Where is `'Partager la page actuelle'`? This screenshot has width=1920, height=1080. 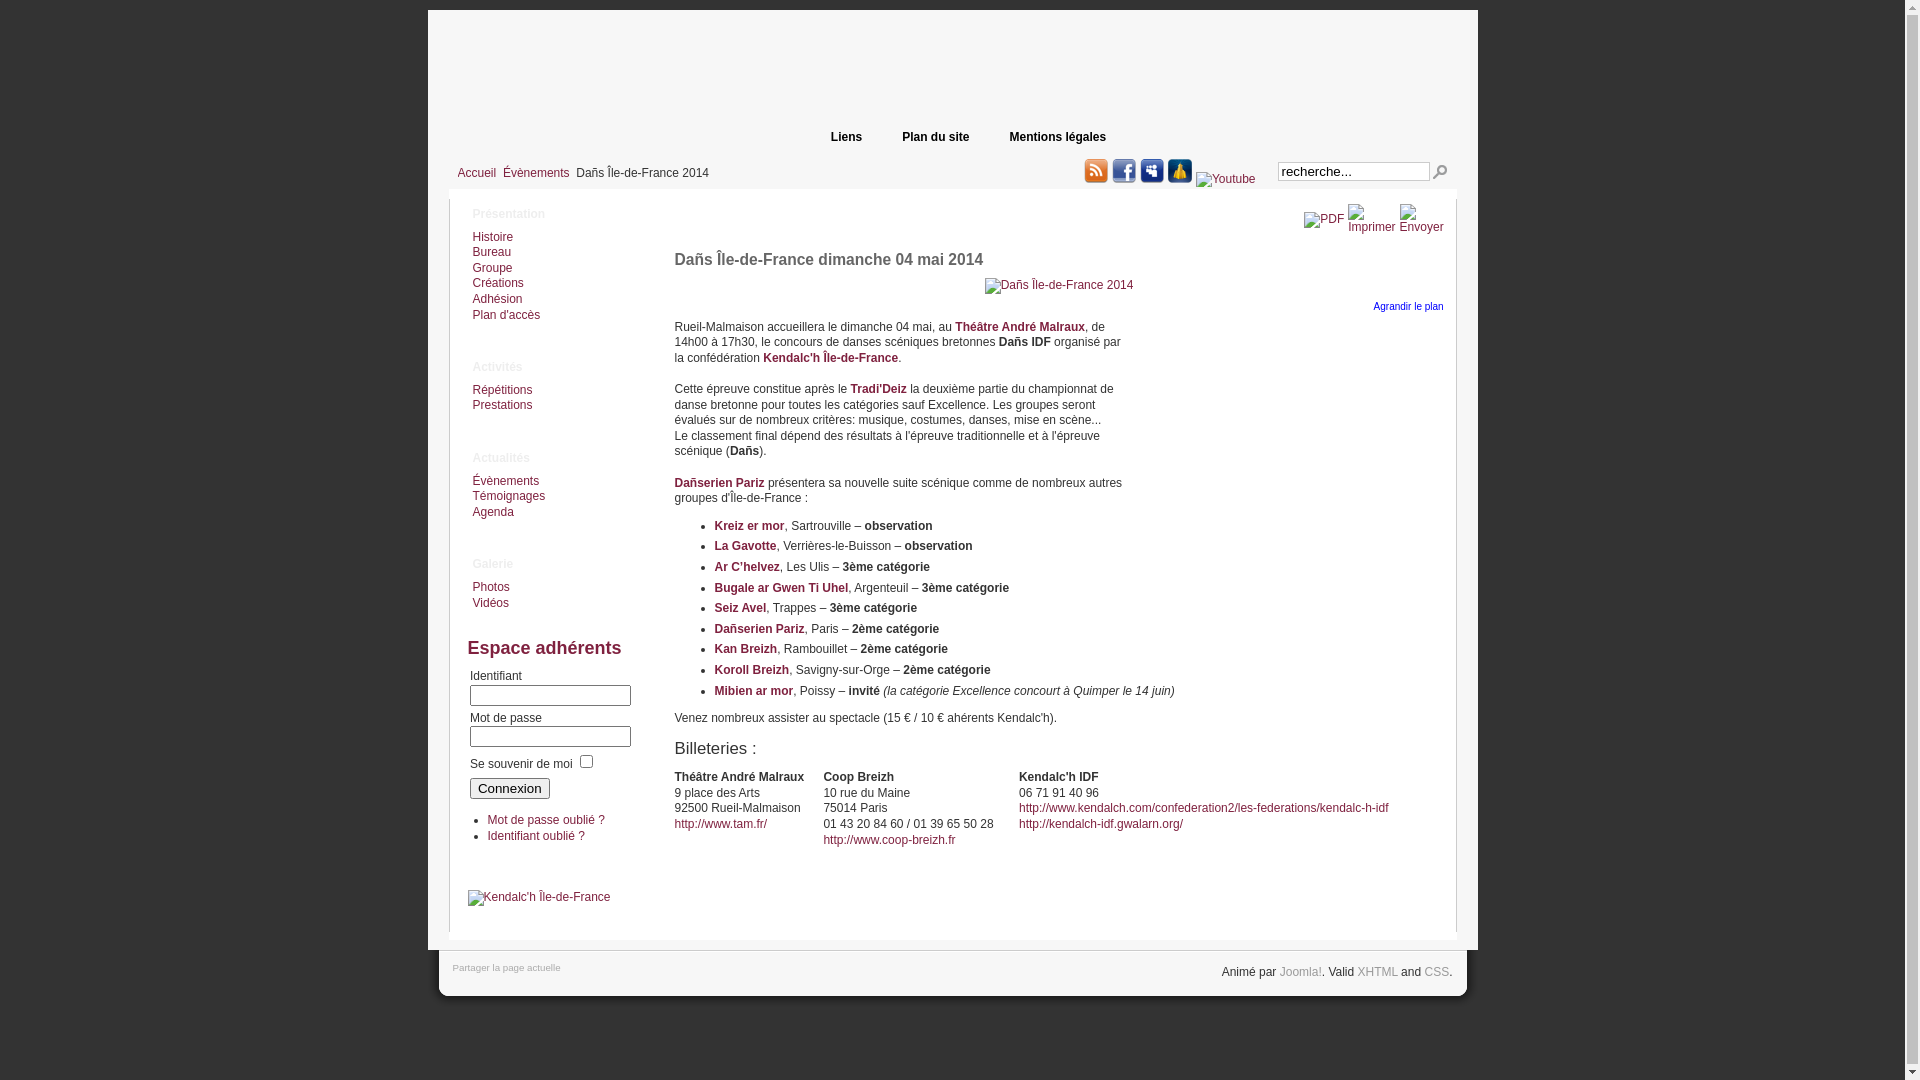 'Partager la page actuelle' is located at coordinates (505, 966).